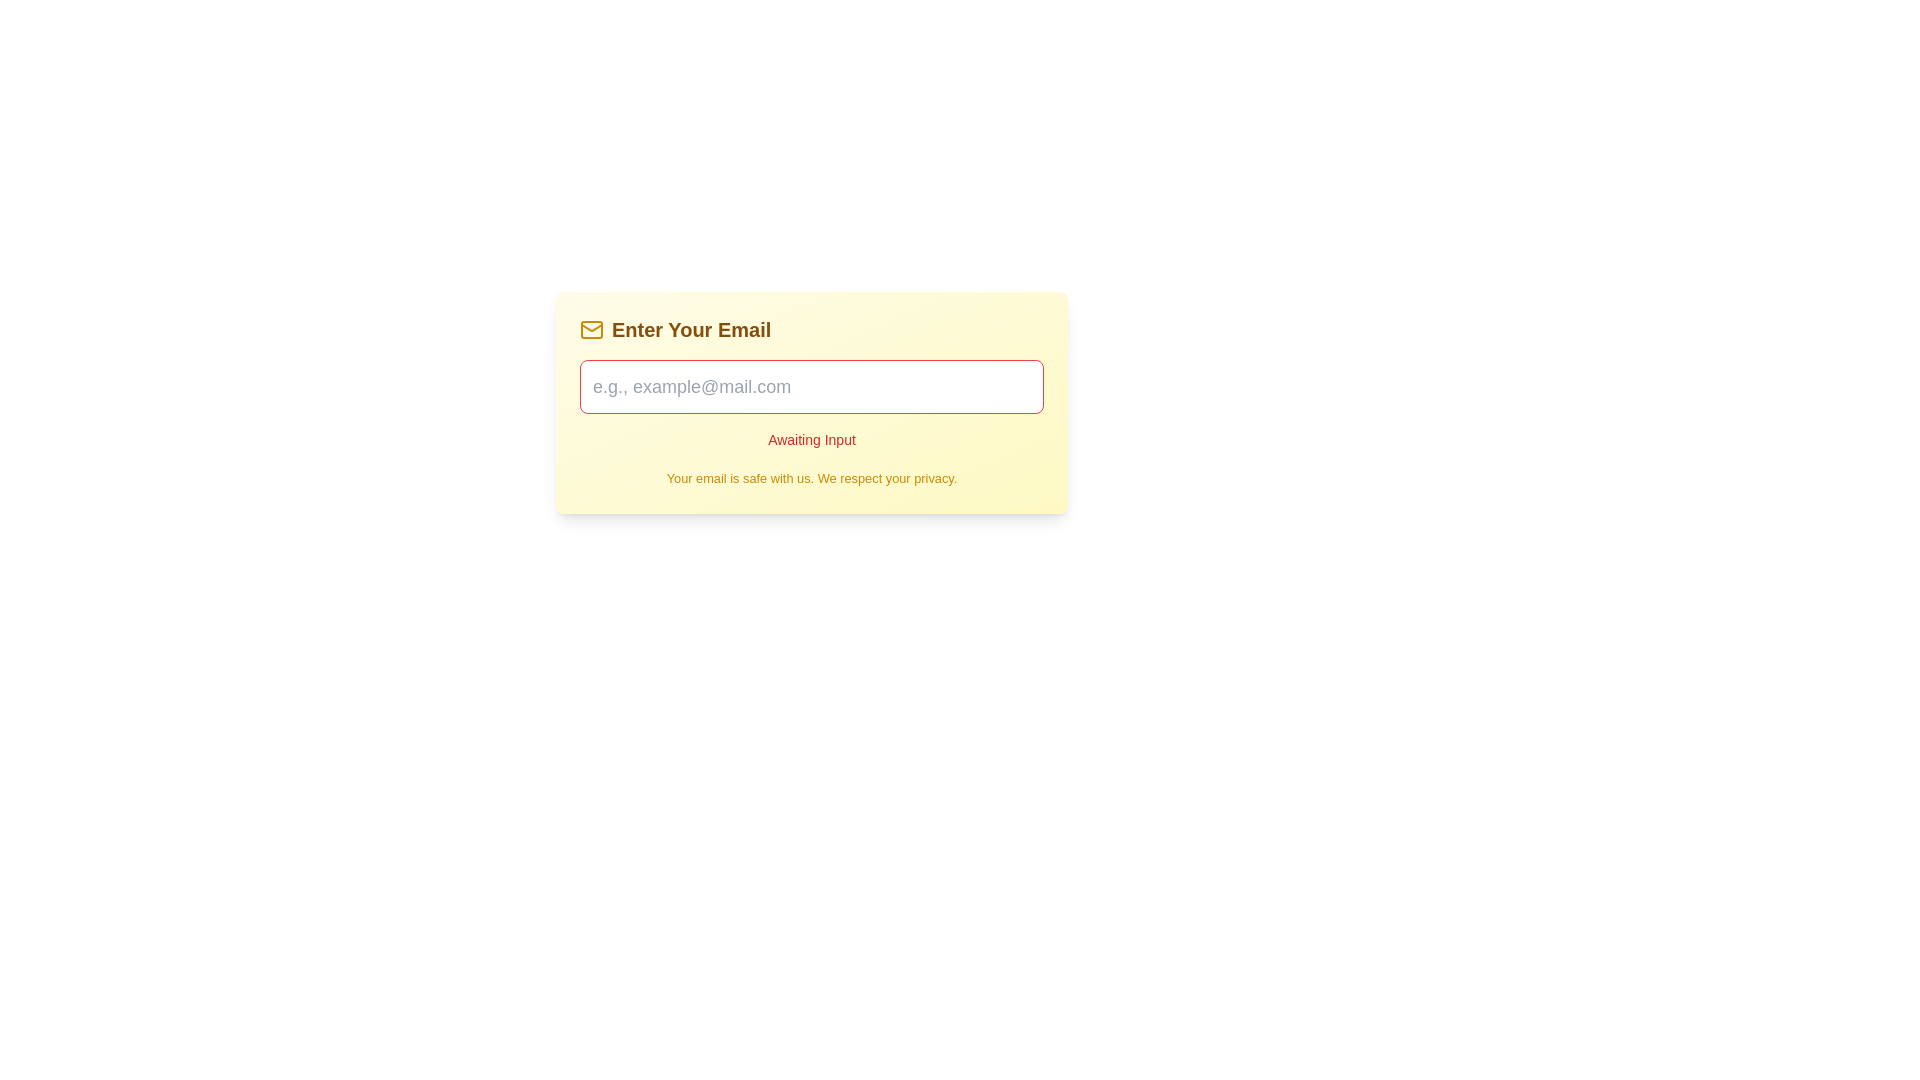 The width and height of the screenshot is (1920, 1080). I want to click on the text display element that reads 'Your email is safe with us. We respect your privacy.' which is styled in a yellowish-orange shade and is centrally aligned at the bottom of the email input form group, so click(811, 478).